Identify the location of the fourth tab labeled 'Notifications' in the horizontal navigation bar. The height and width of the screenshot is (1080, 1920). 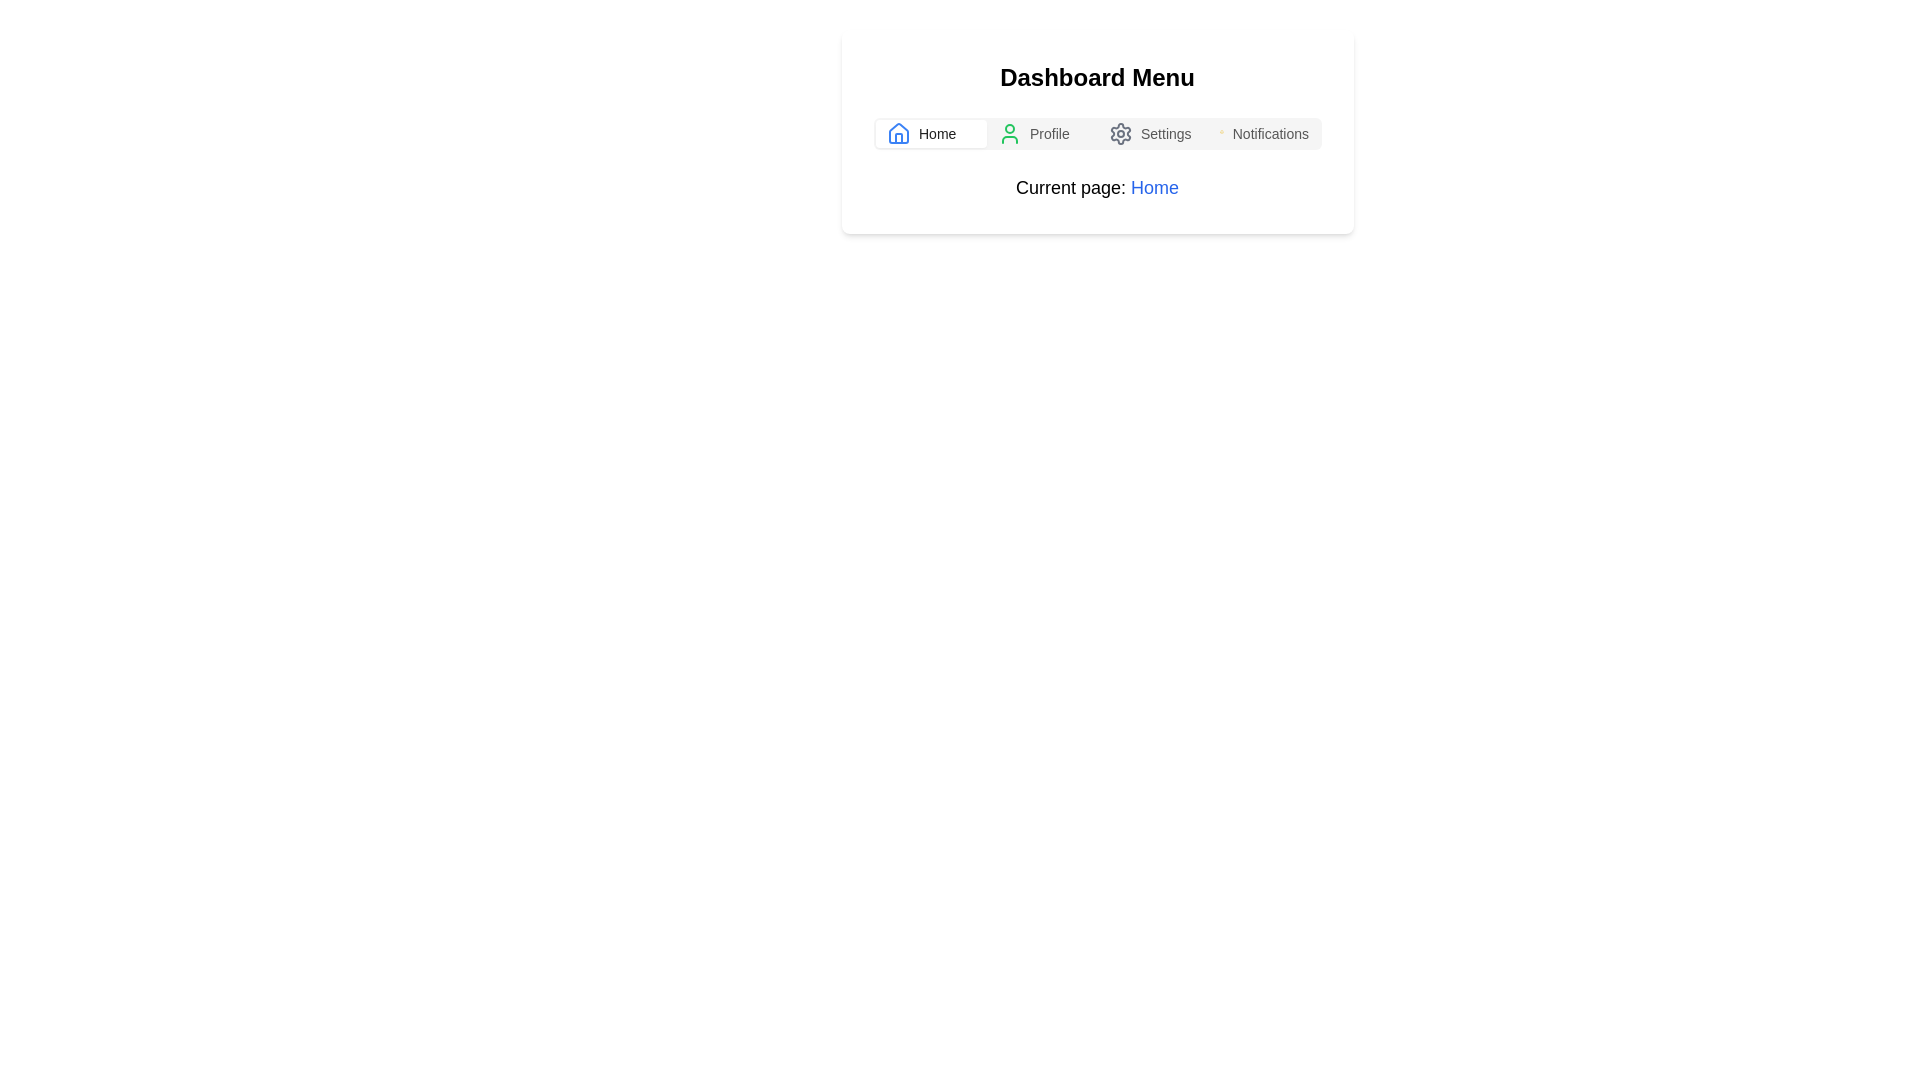
(1262, 134).